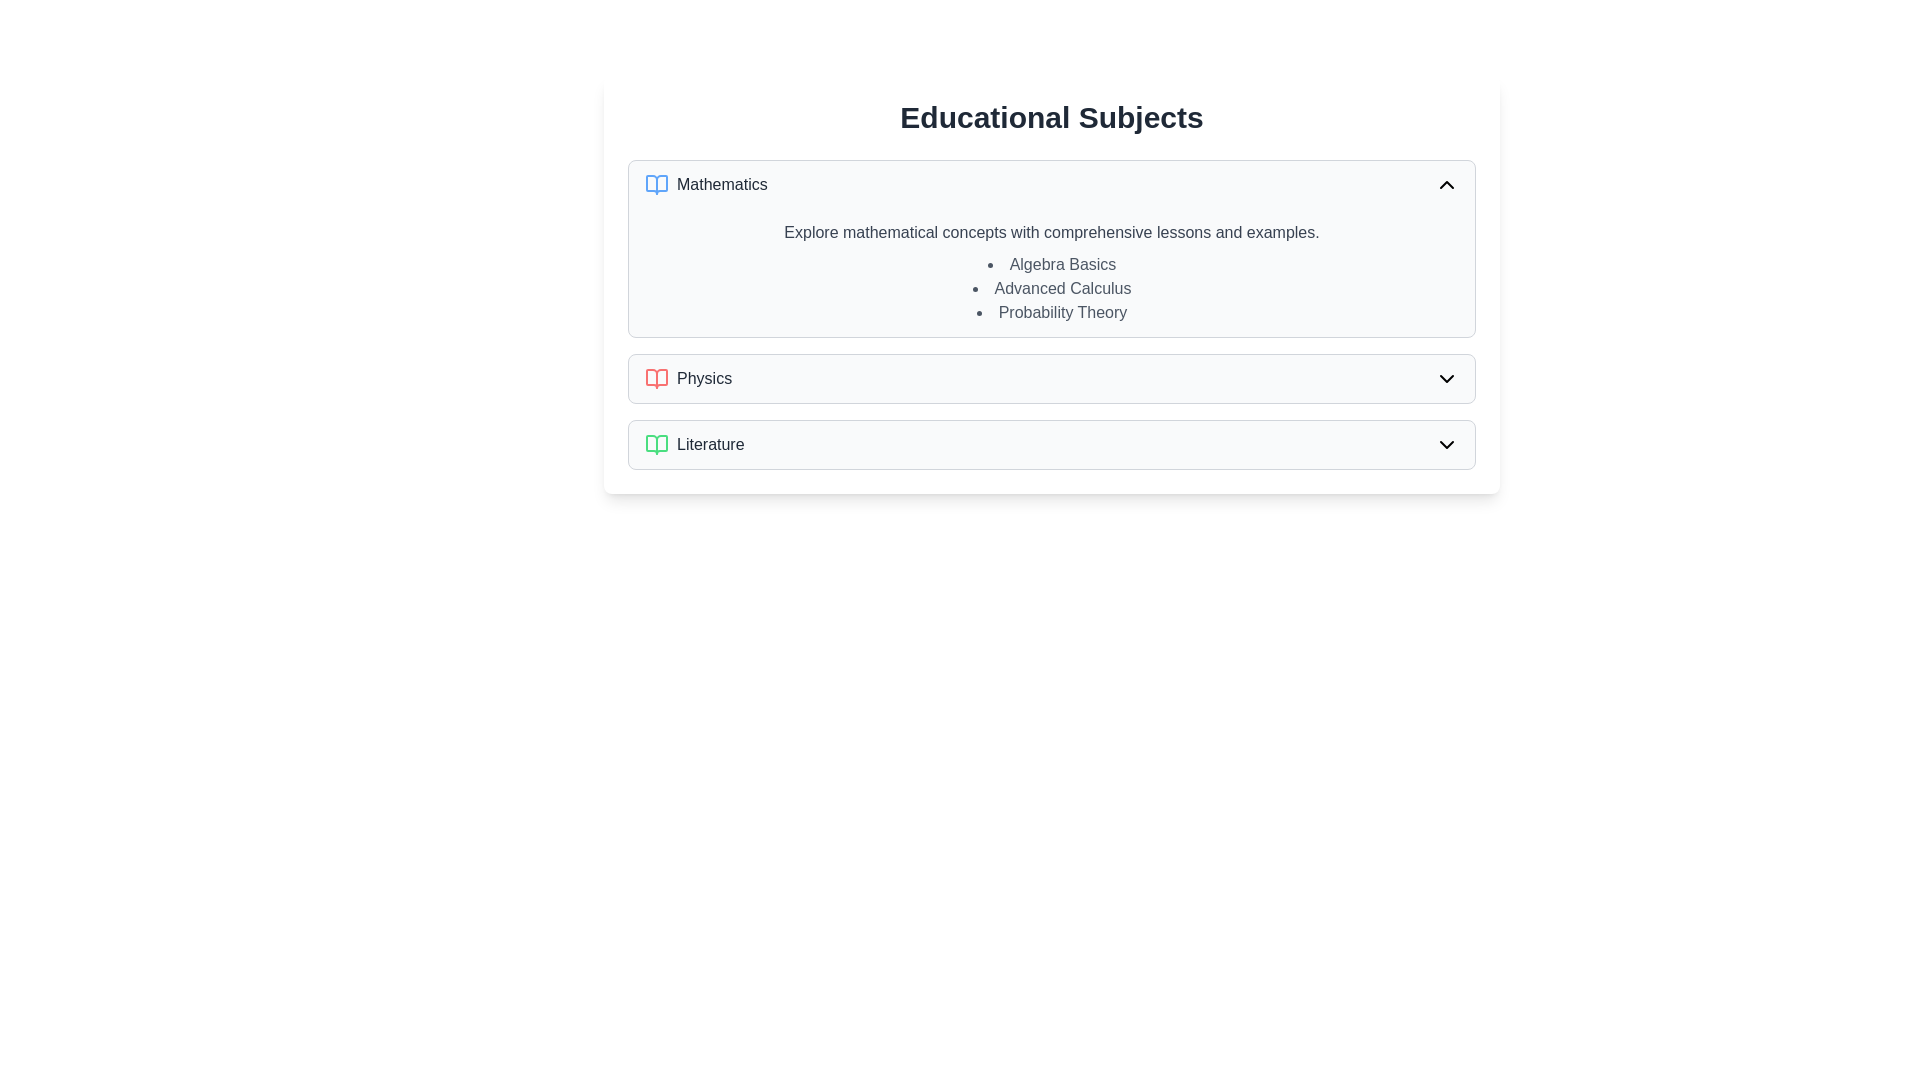 Image resolution: width=1920 pixels, height=1080 pixels. Describe the element at coordinates (1050, 312) in the screenshot. I see `the text item reading 'Probability Theory' styled in gray font, which is the third bullet point under the Mathematics section` at that location.